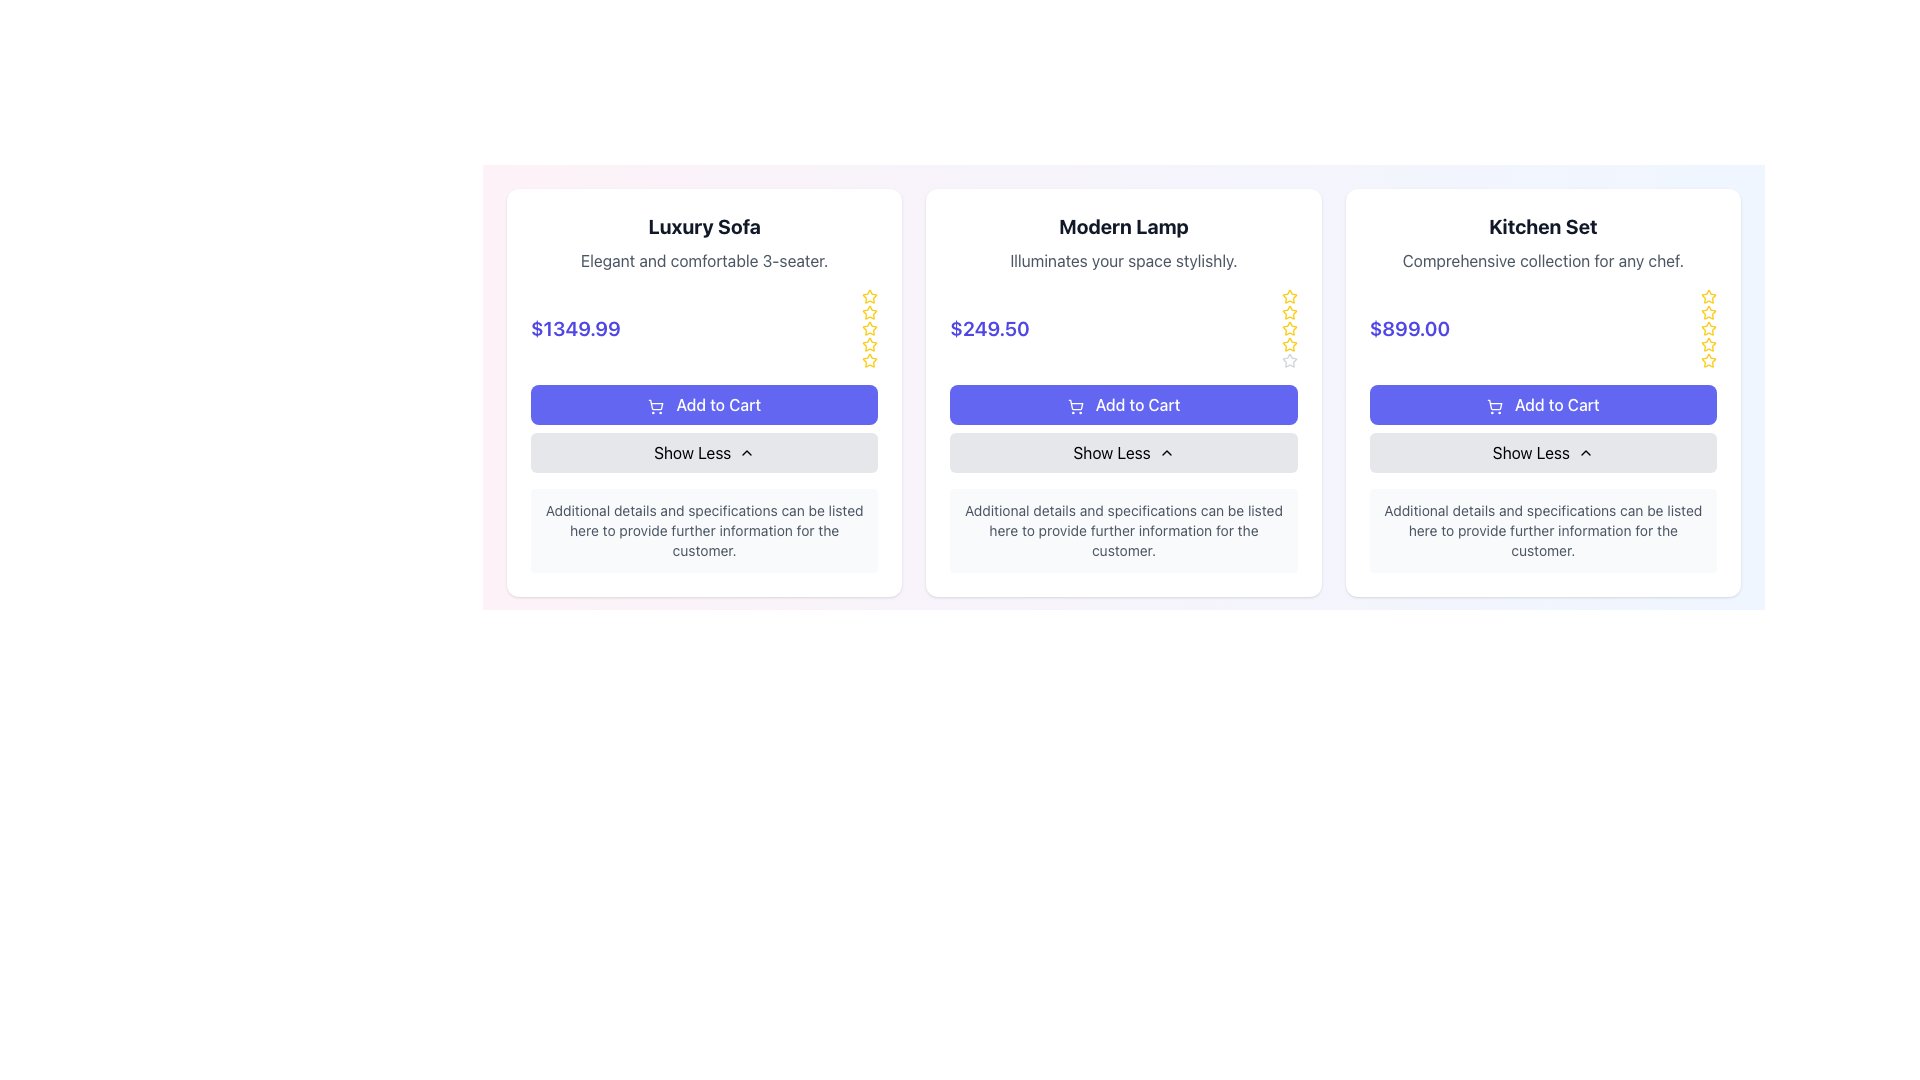 This screenshot has width=1920, height=1080. I want to click on the fifth yellow star icon in the vertical stack of rating elements located under the 'Kitchen Set' item details, so click(1707, 361).